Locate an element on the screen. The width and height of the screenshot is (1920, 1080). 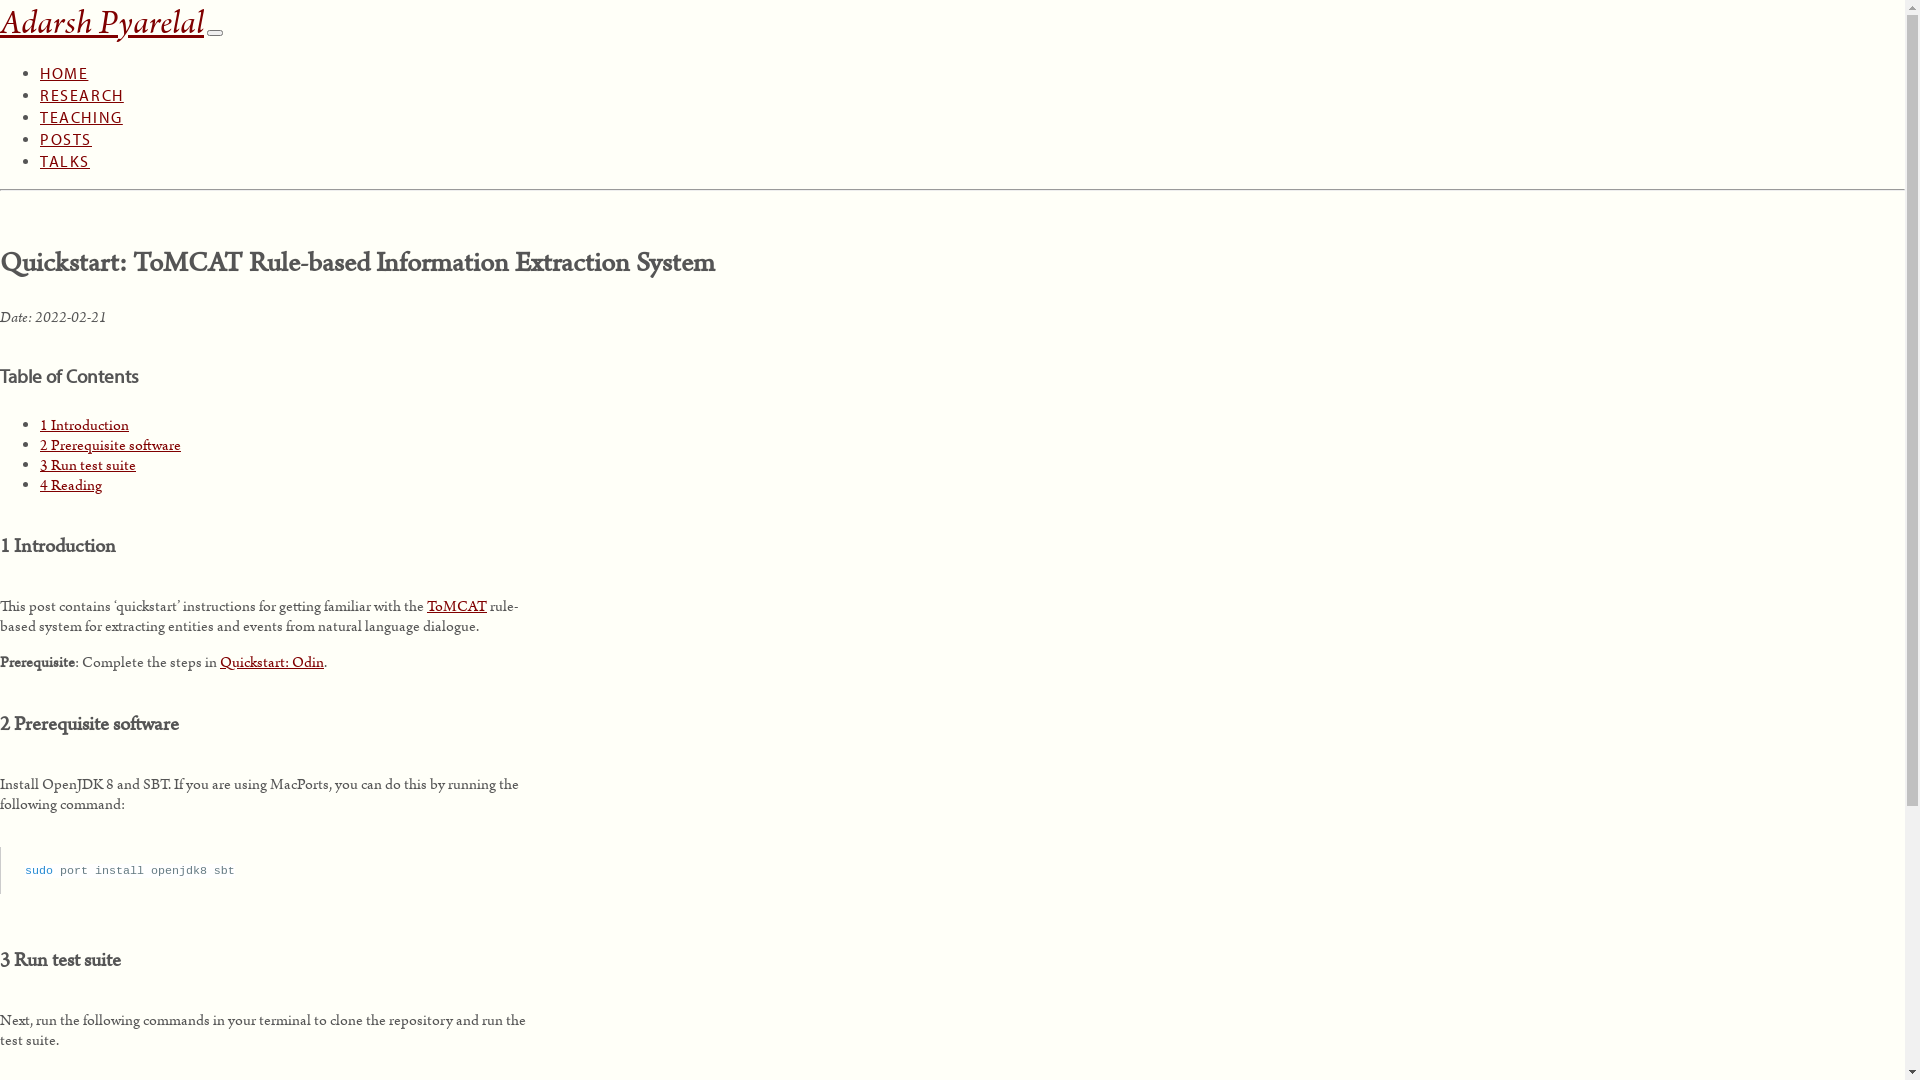
'4 Reading' is located at coordinates (39, 484).